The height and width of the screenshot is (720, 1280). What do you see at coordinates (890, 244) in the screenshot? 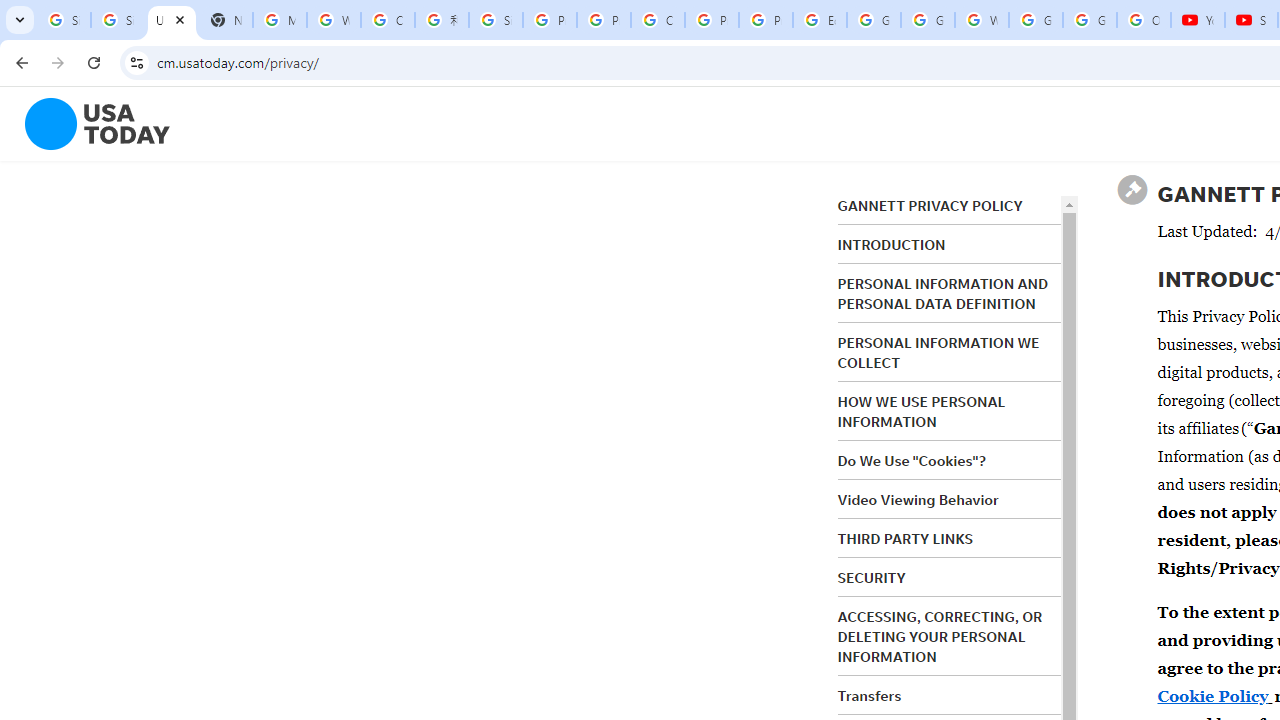
I see `'INTRODUCTION'` at bounding box center [890, 244].